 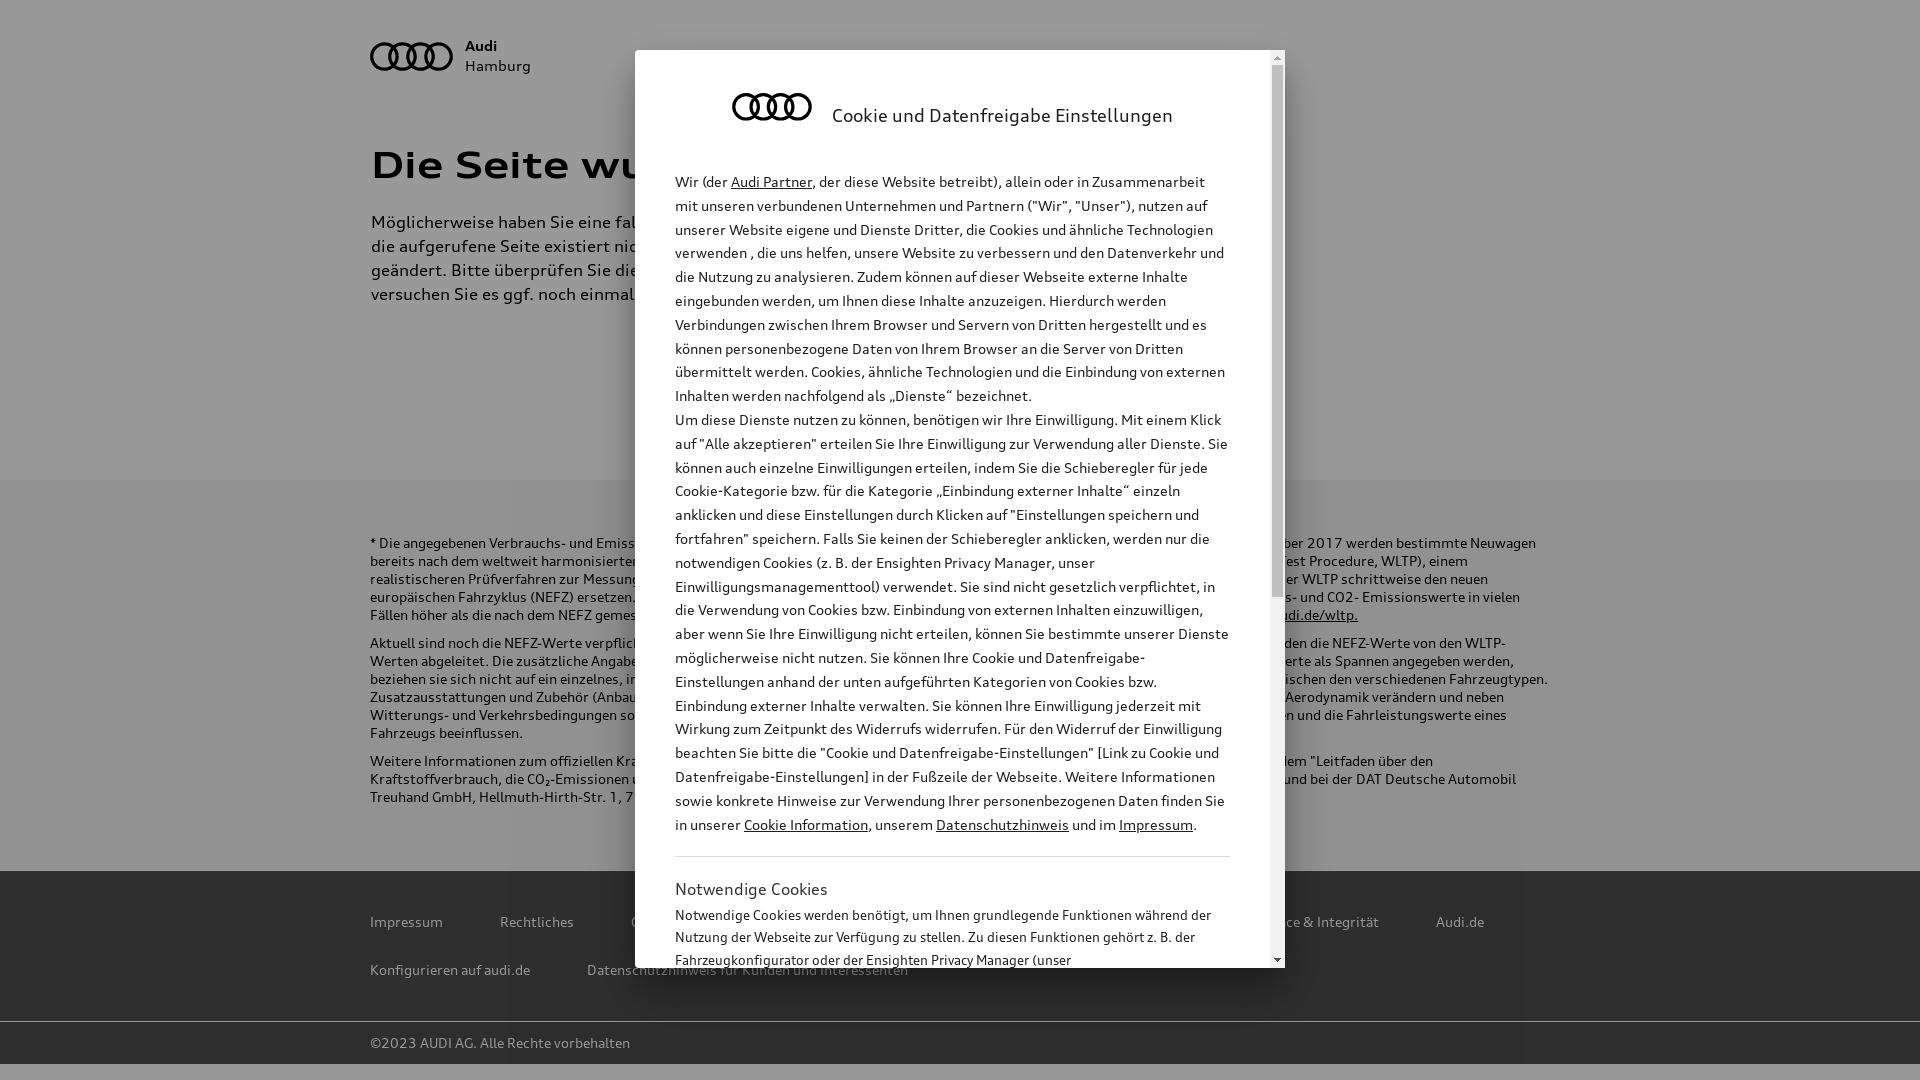 What do you see at coordinates (929, 1058) in the screenshot?
I see `'Cookie Information'` at bounding box center [929, 1058].